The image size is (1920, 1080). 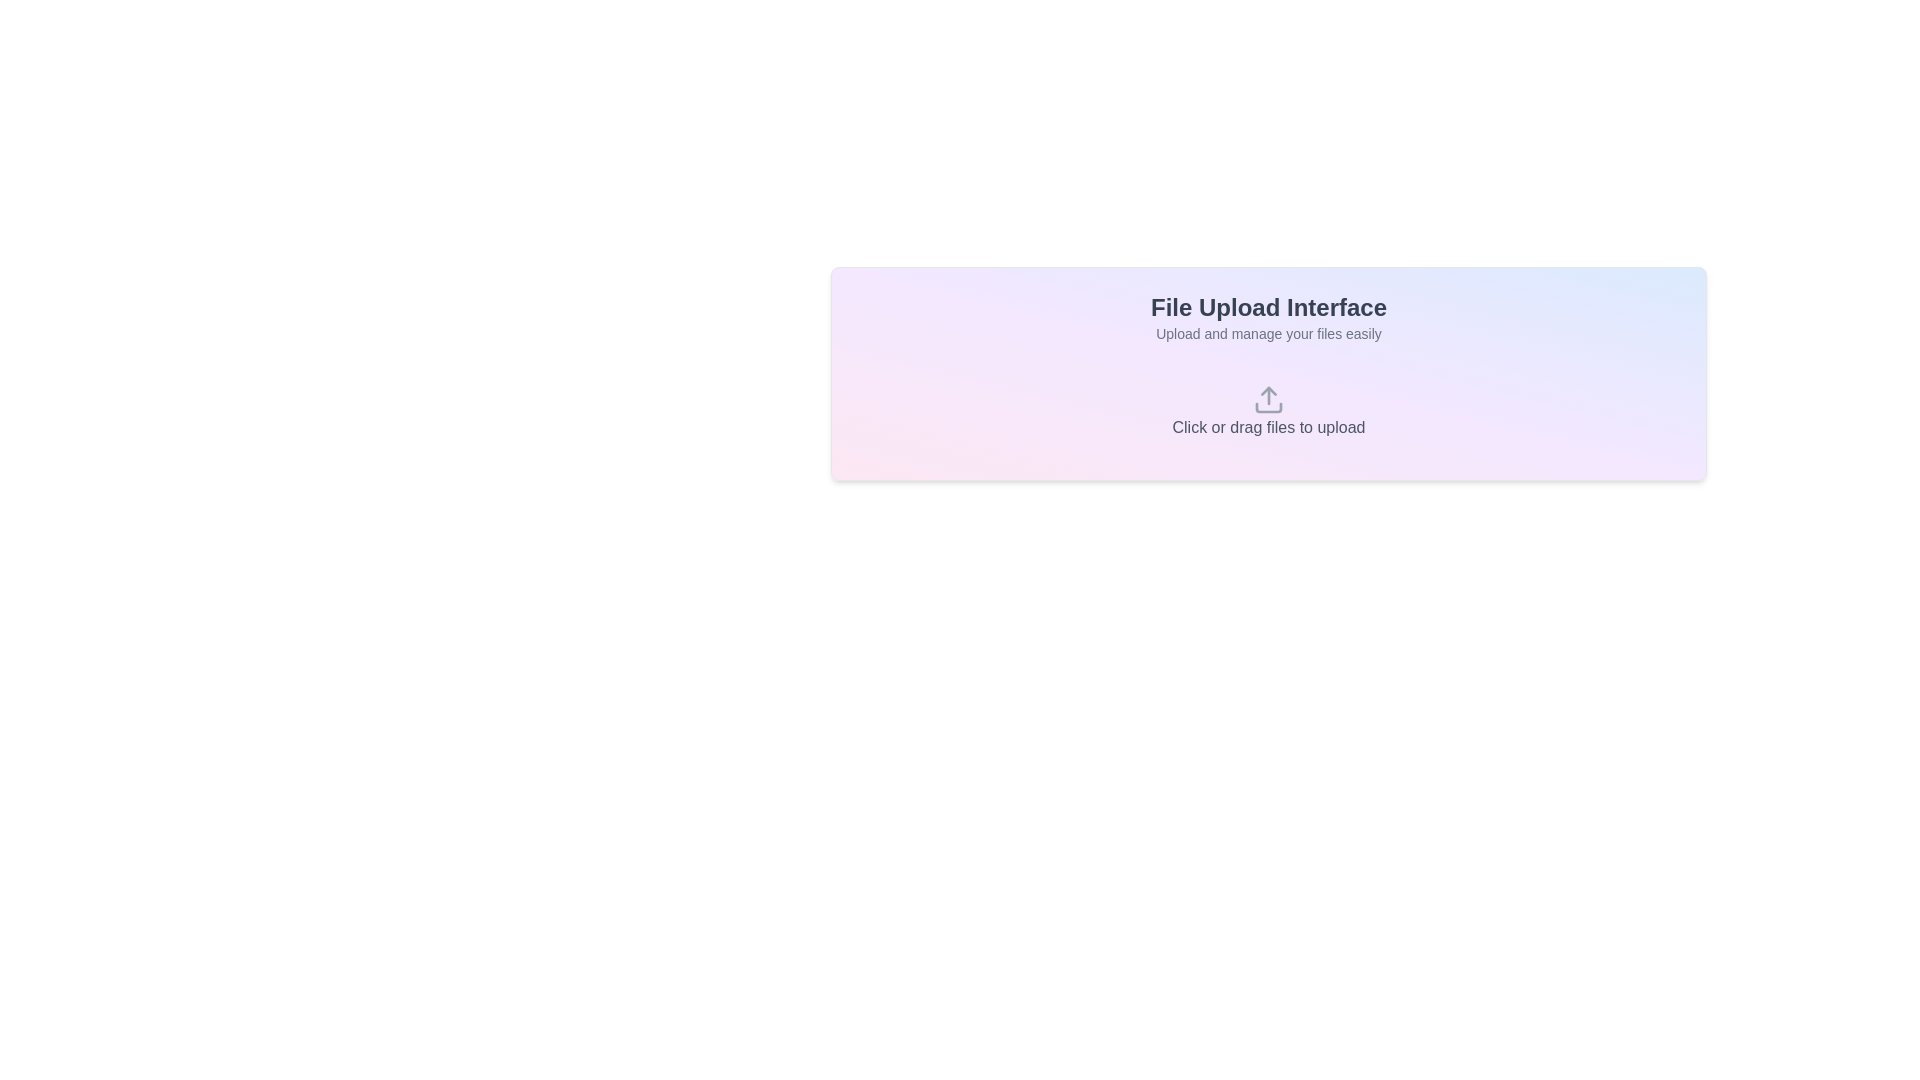 What do you see at coordinates (1267, 316) in the screenshot?
I see `text from the Styled text block titled 'File Upload Interface' to understand the interface purpose, which includes a bold title and a smaller descriptive subtitle` at bounding box center [1267, 316].